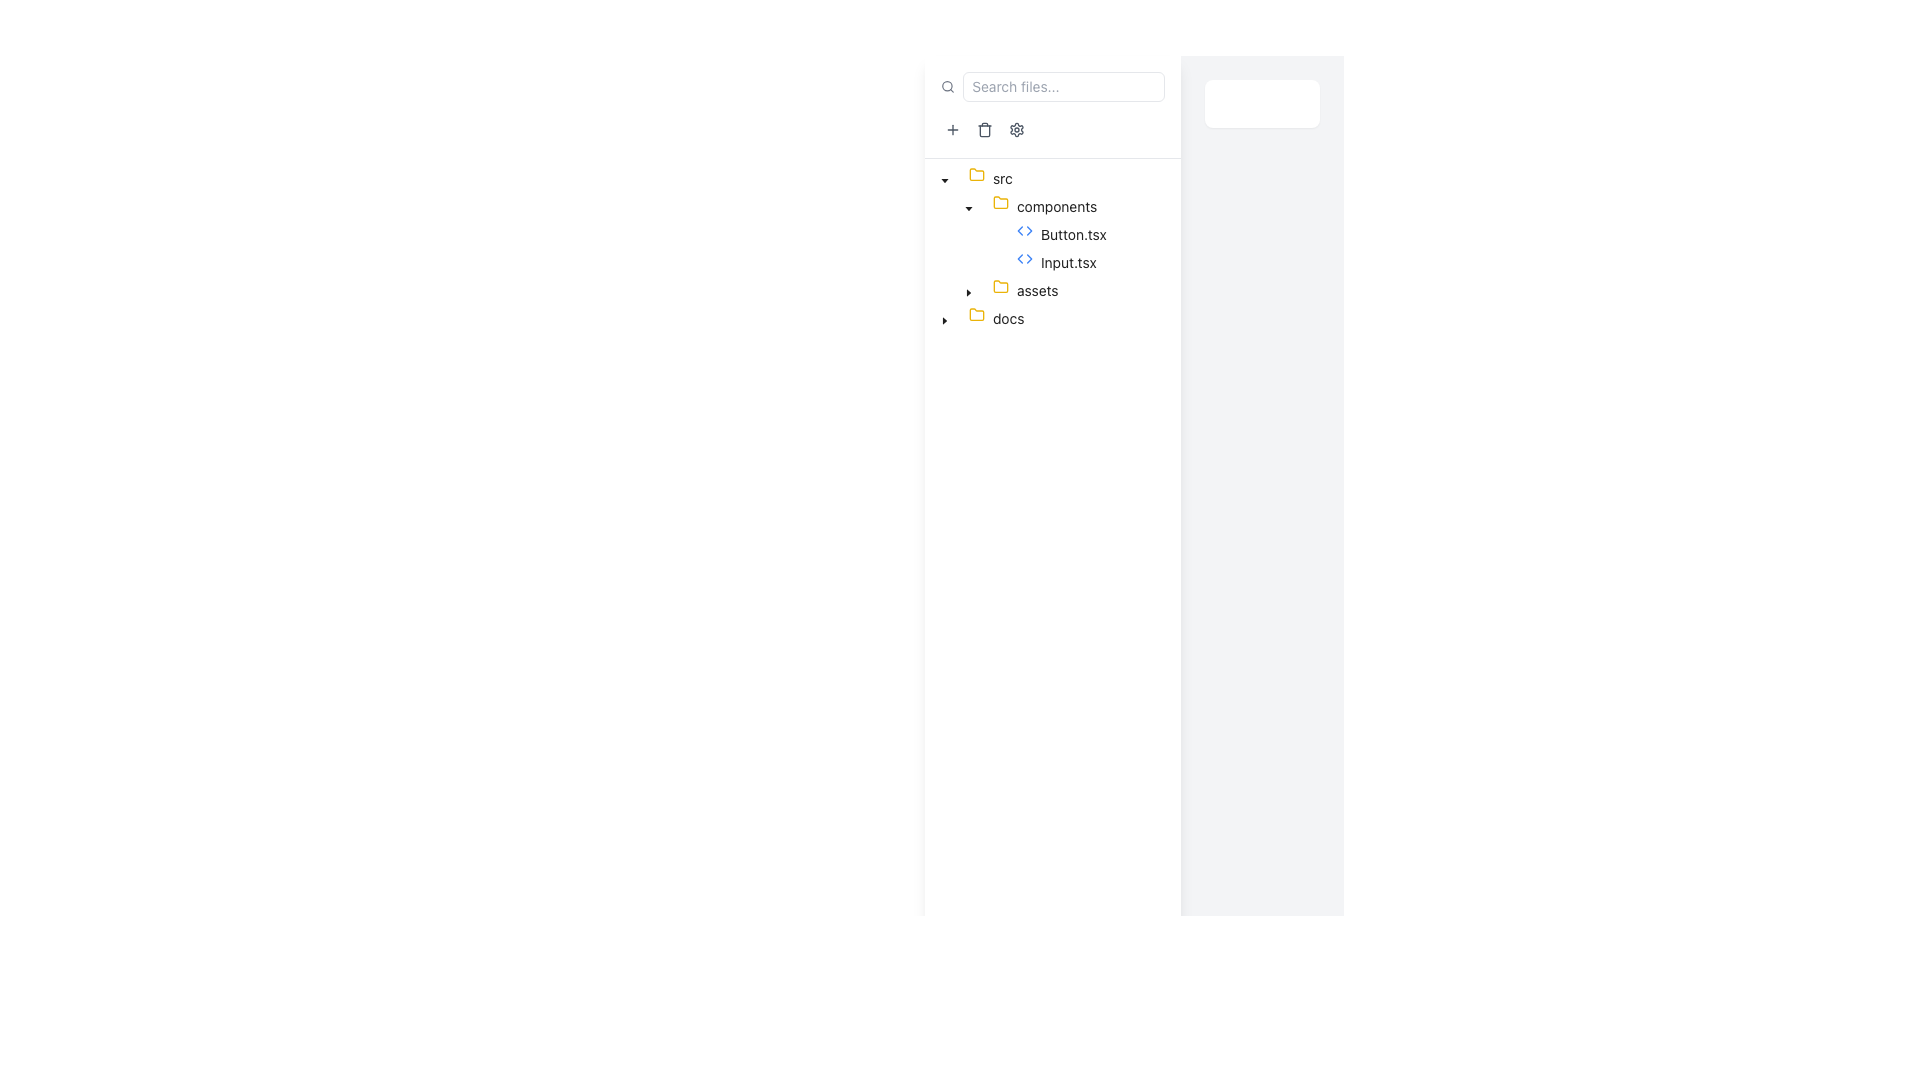 This screenshot has height=1080, width=1920. What do you see at coordinates (969, 207) in the screenshot?
I see `the triangular toggle button icon indicating an open state for the collapsible tree node, located to the left of the 'components' label in the navigation panel` at bounding box center [969, 207].